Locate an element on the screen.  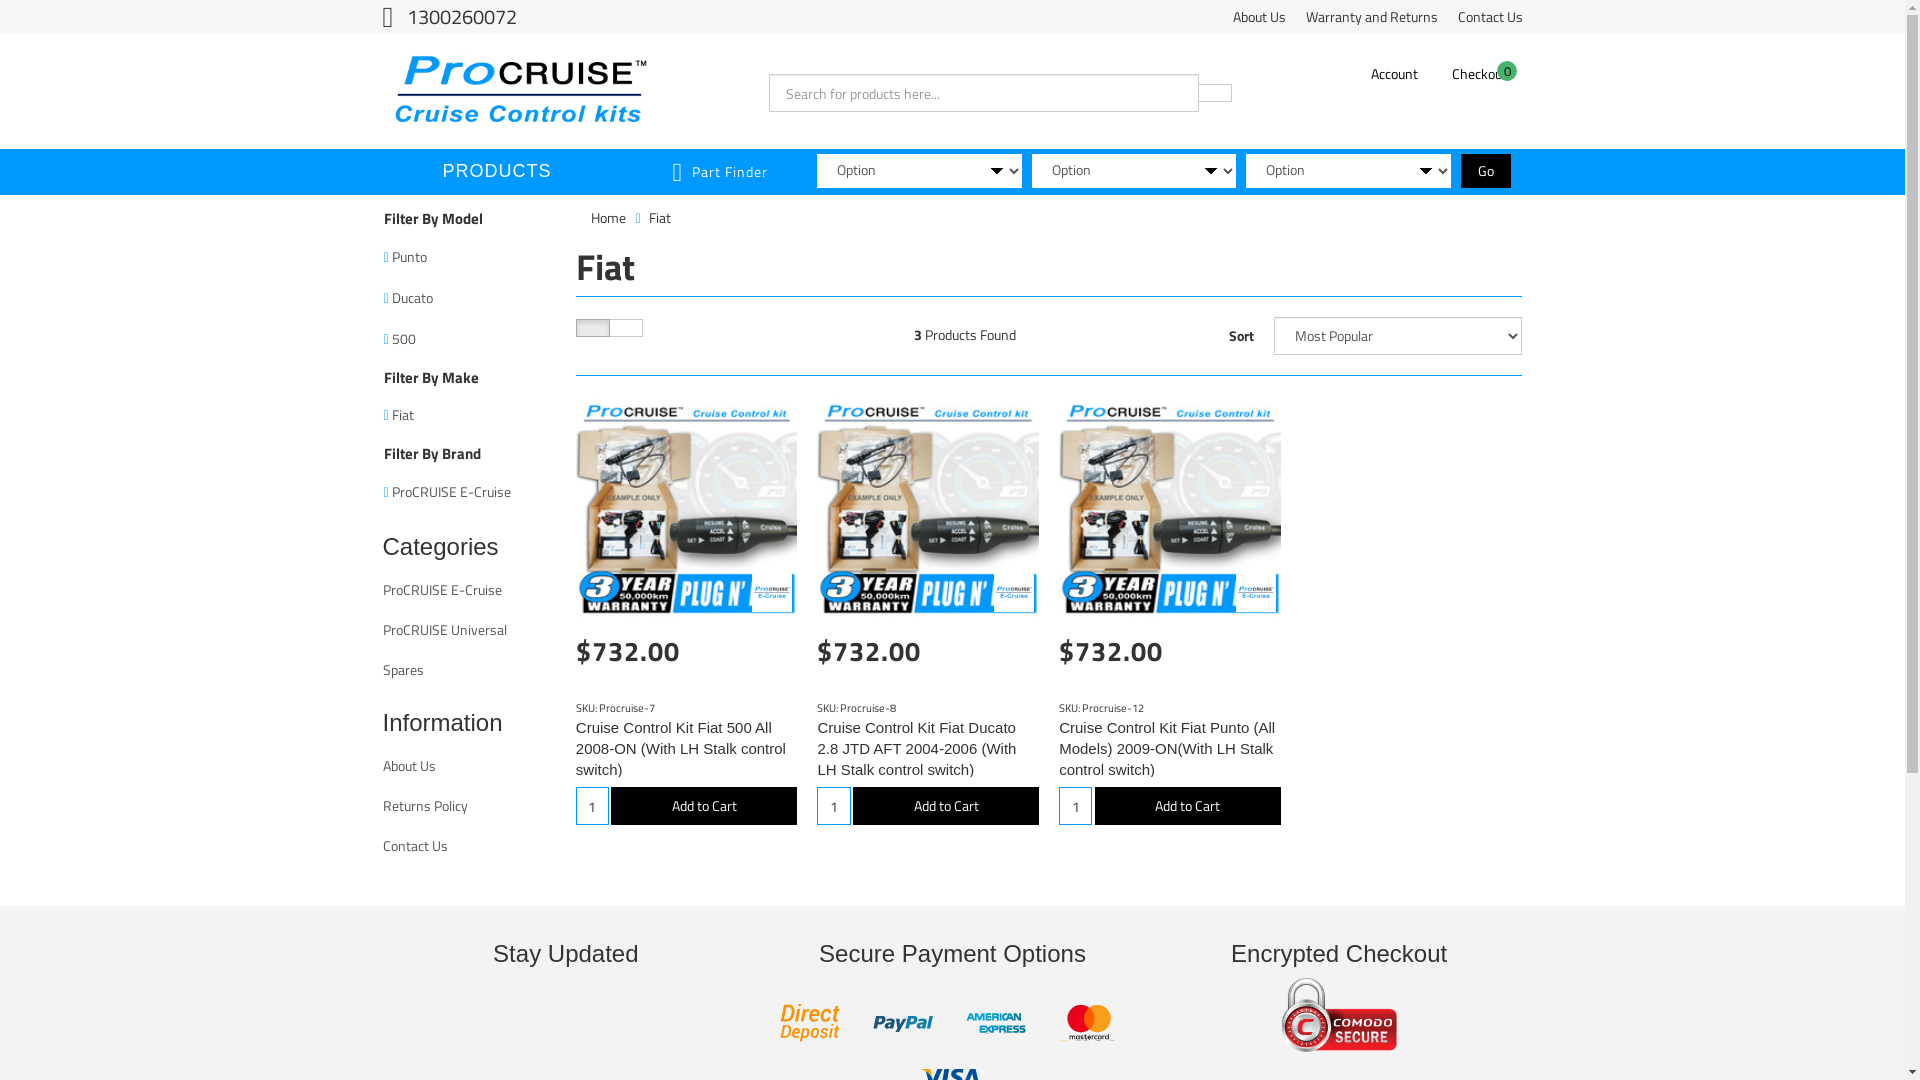
'Fiat' is located at coordinates (660, 217).